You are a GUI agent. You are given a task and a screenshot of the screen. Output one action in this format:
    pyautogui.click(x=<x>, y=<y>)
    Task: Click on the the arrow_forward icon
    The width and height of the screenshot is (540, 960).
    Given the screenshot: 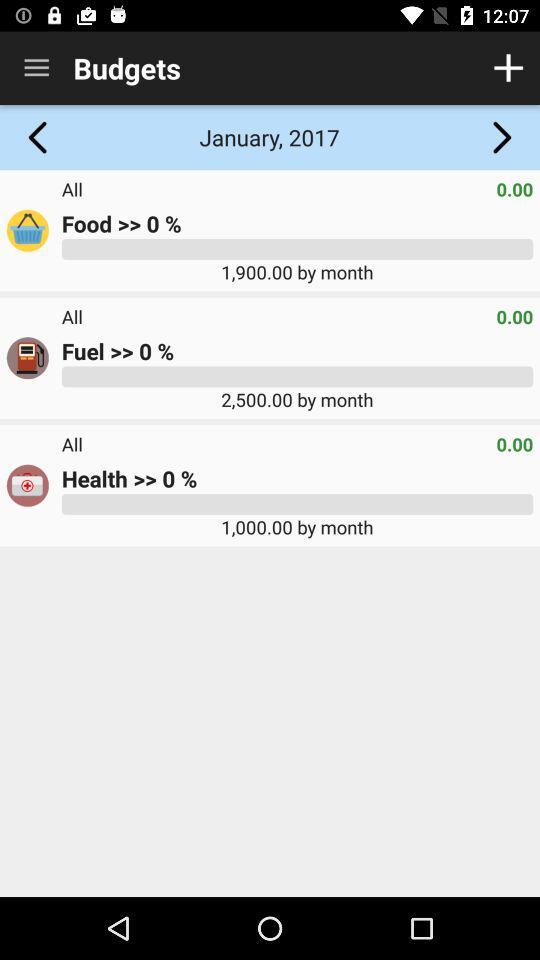 What is the action you would take?
    pyautogui.click(x=500, y=136)
    